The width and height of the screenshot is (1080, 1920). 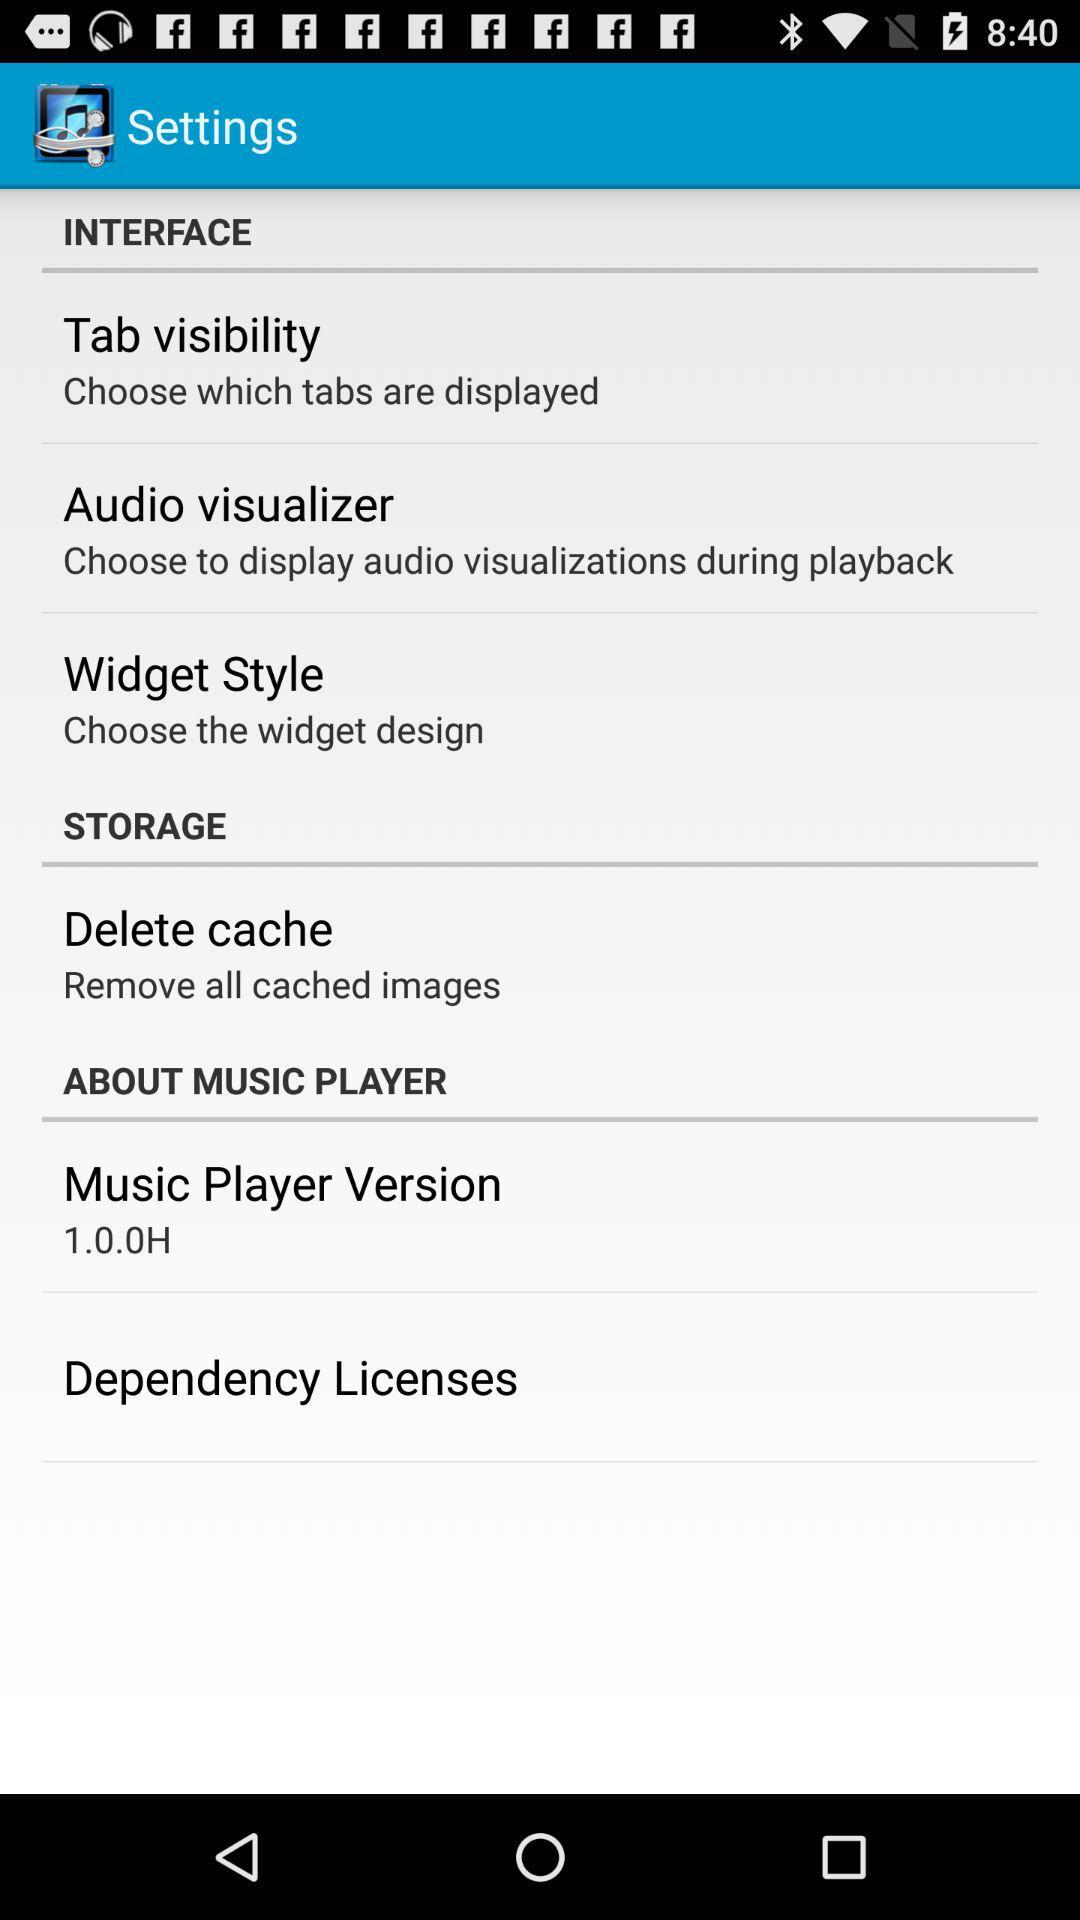 I want to click on dependency licenses, so click(x=290, y=1375).